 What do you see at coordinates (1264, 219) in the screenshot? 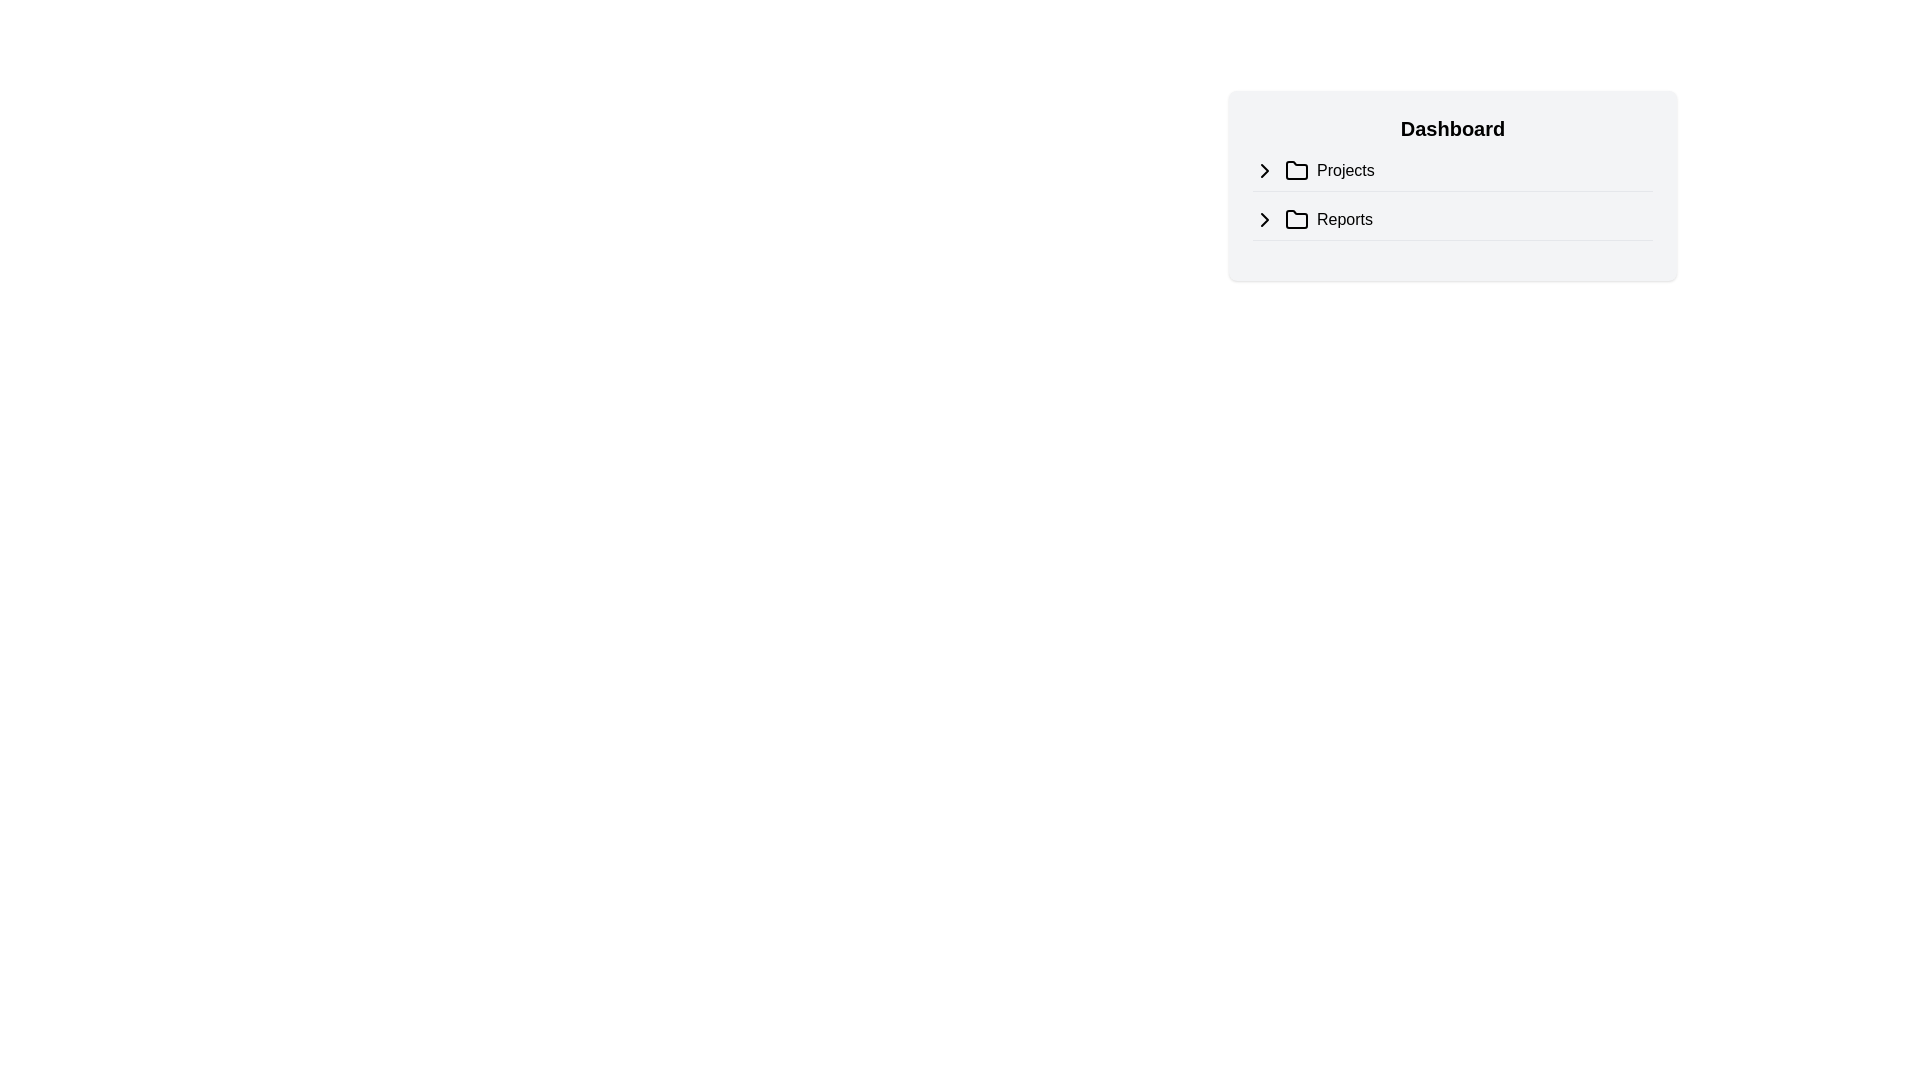
I see `the right-pointing chevron icon for navigation, which is positioned to the left of the 'Projects' text label` at bounding box center [1264, 219].